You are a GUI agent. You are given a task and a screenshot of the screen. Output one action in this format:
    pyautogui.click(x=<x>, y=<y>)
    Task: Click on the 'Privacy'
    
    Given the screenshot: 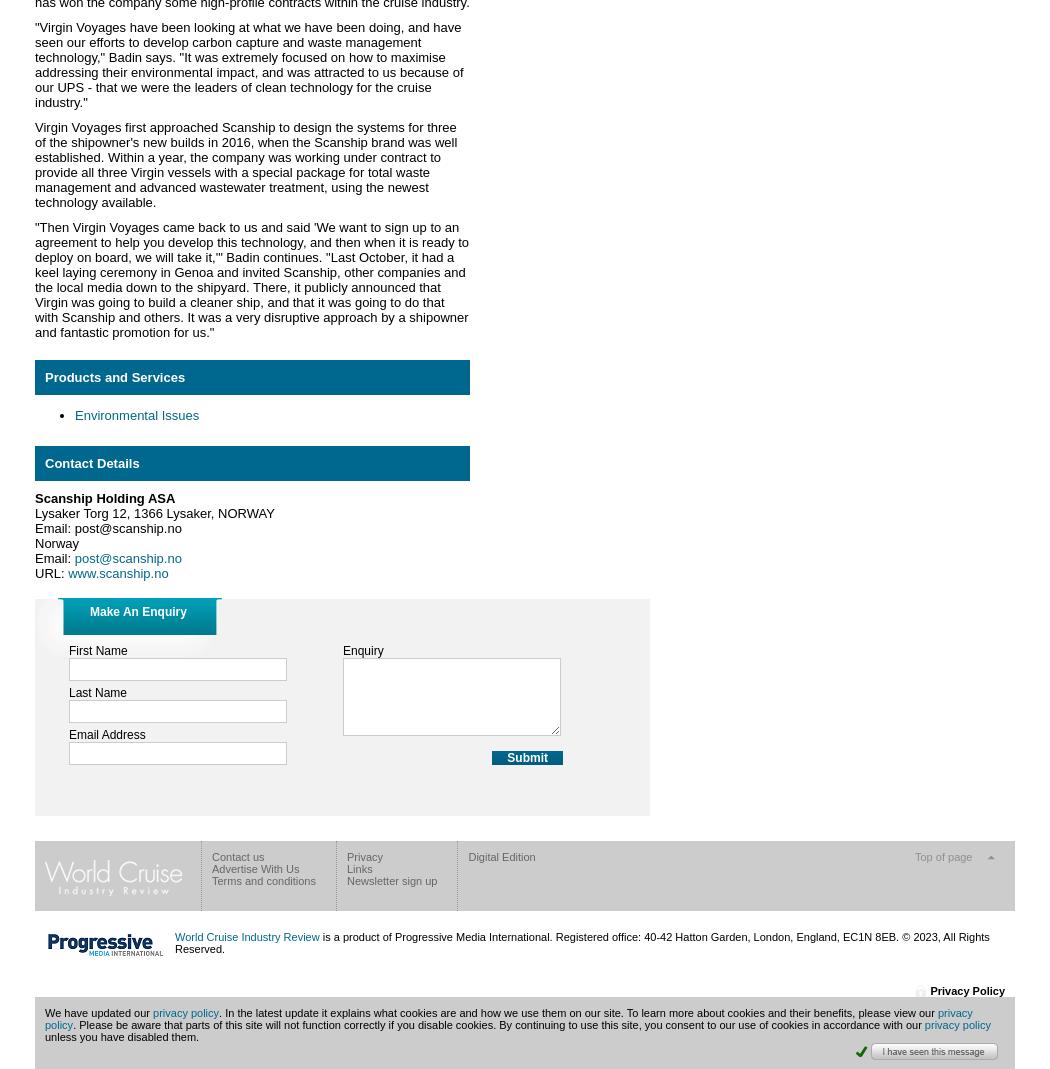 What is the action you would take?
    pyautogui.click(x=344, y=856)
    